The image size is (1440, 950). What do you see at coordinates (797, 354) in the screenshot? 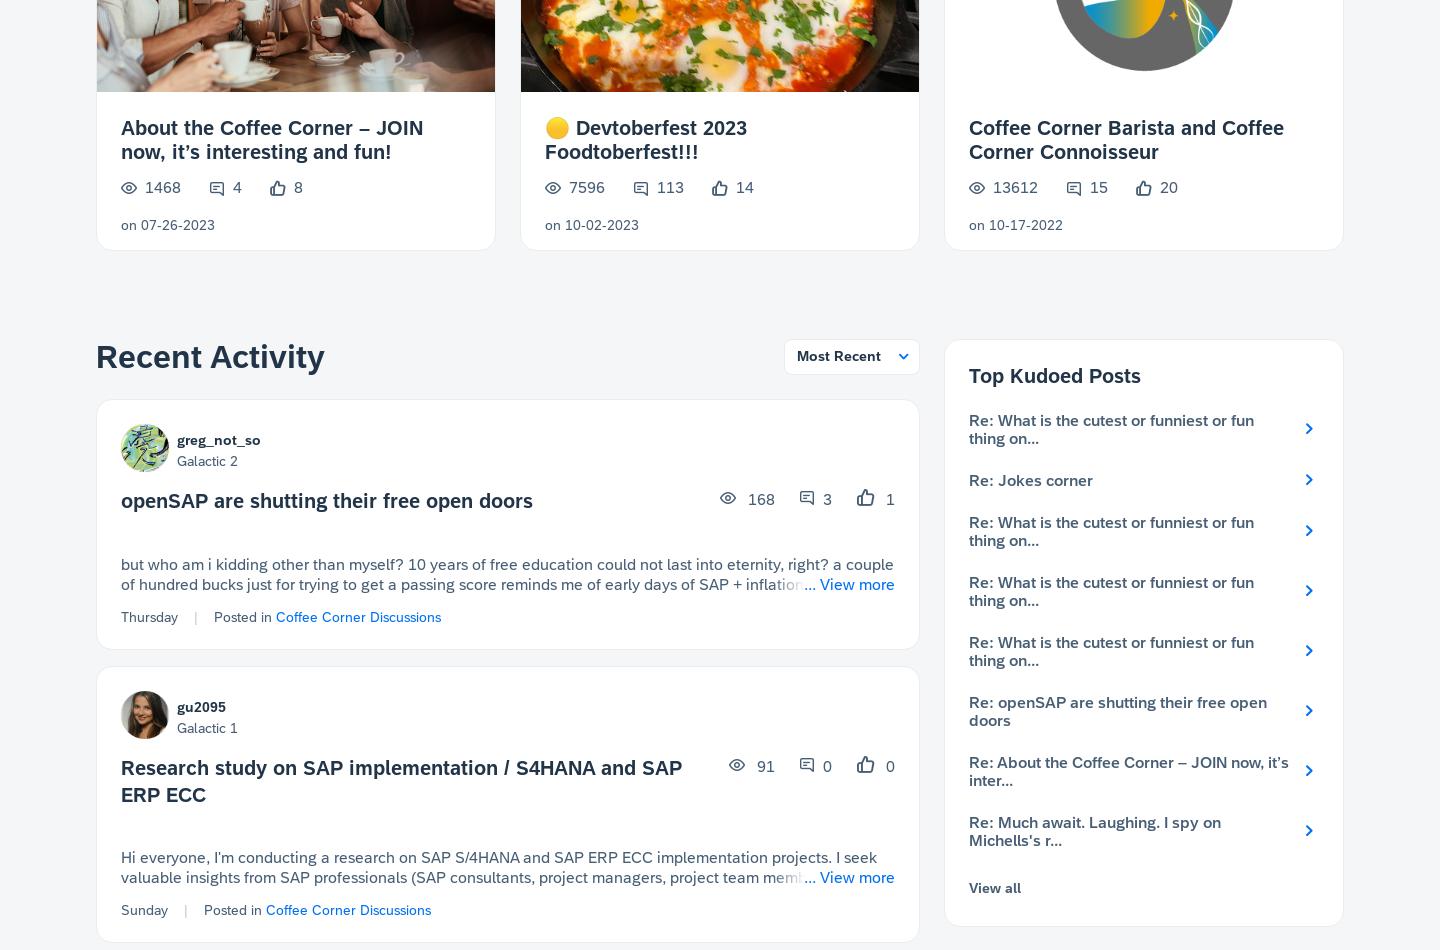
I see `'Most Recent'` at bounding box center [797, 354].